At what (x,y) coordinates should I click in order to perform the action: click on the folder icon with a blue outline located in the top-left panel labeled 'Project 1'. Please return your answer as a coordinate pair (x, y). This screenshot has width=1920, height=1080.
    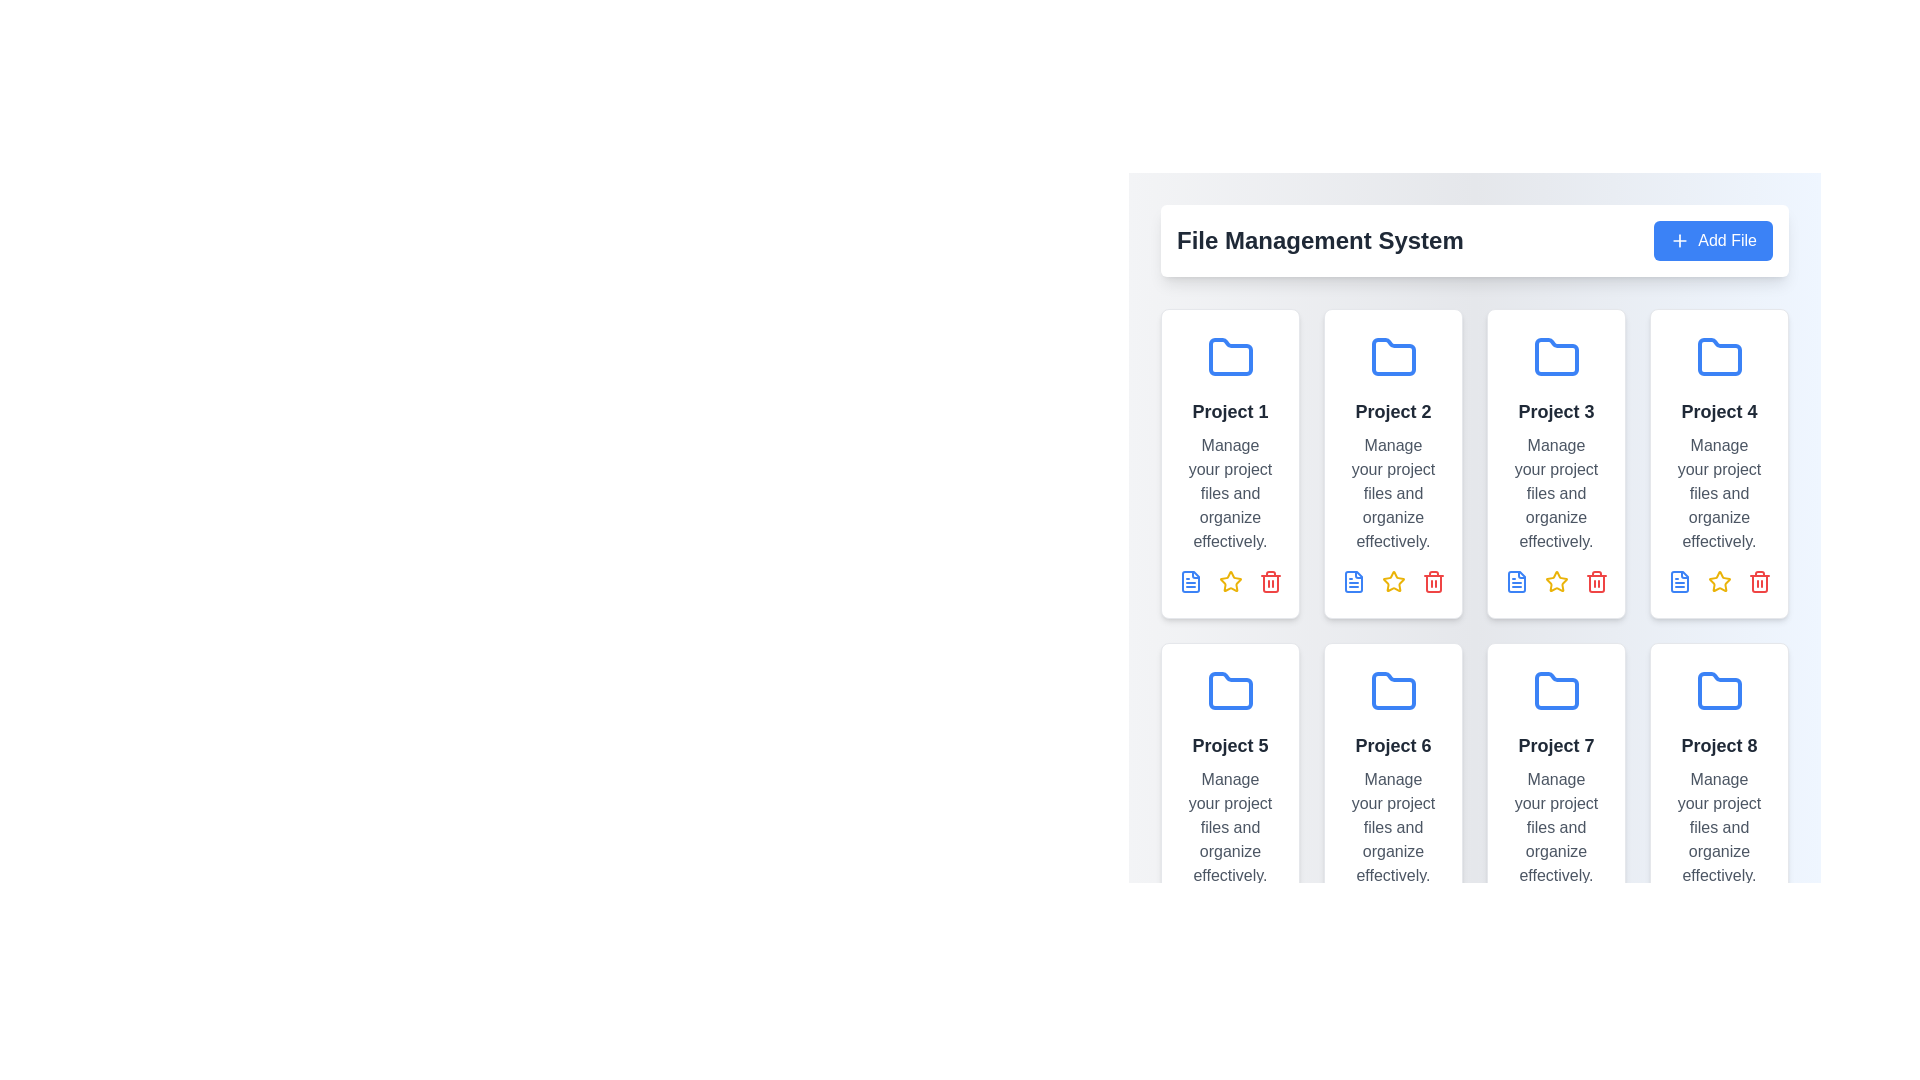
    Looking at the image, I should click on (1229, 356).